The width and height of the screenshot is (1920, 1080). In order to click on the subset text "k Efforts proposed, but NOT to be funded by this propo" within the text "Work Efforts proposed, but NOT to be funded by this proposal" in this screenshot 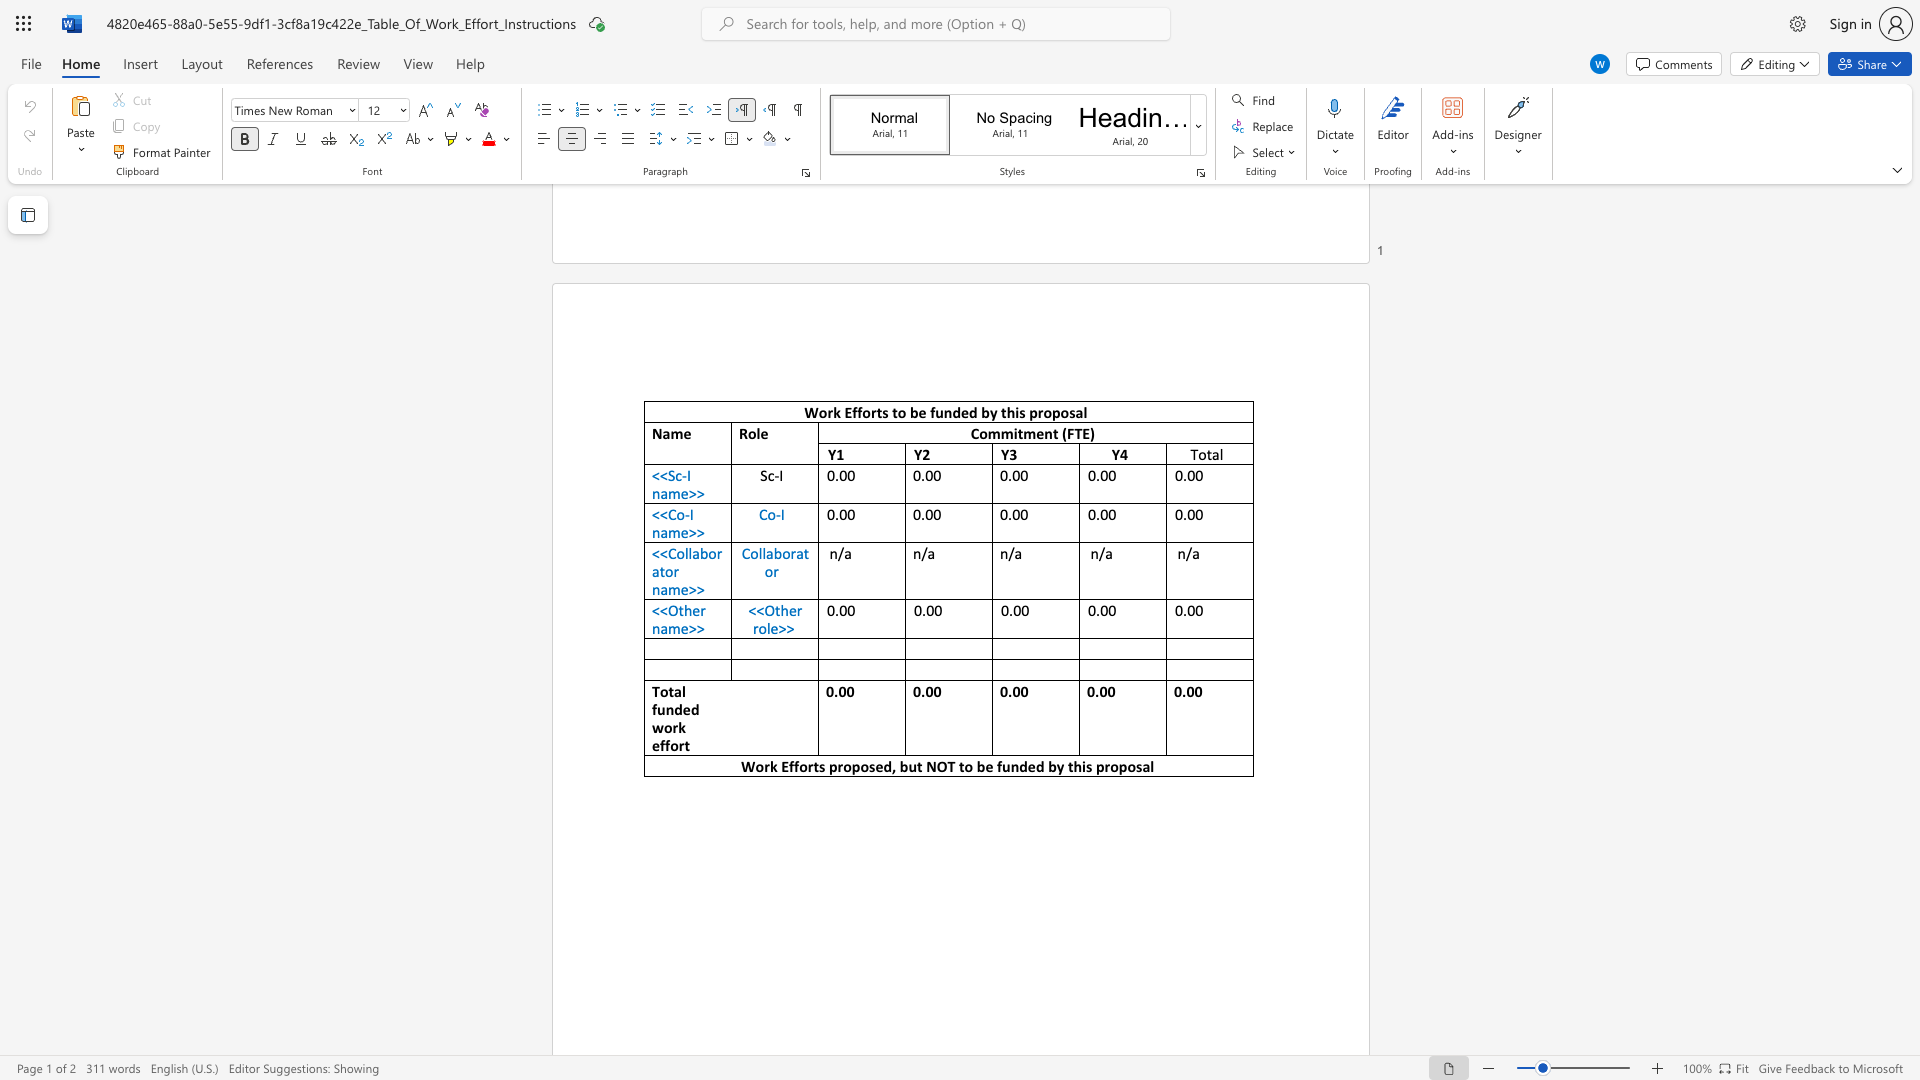, I will do `click(768, 765)`.